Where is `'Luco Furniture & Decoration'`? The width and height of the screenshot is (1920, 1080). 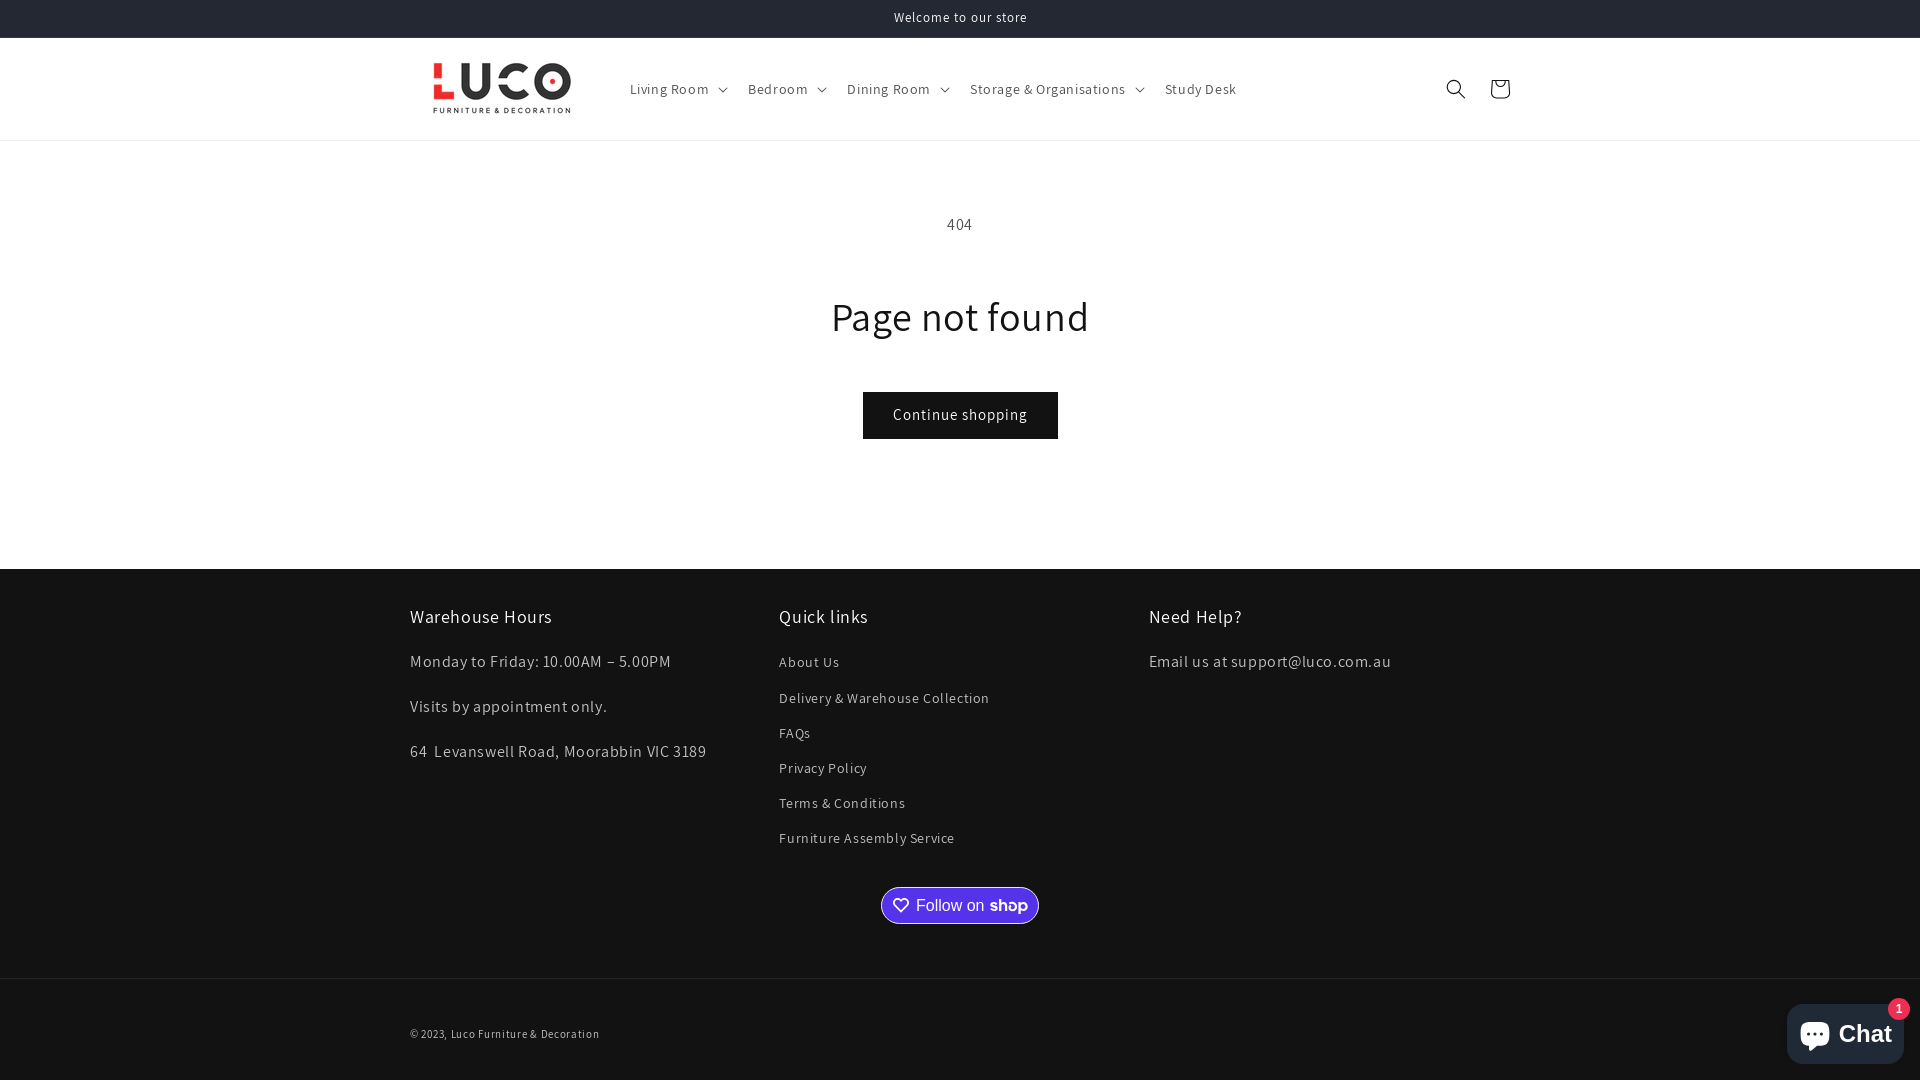 'Luco Furniture & Decoration' is located at coordinates (525, 1033).